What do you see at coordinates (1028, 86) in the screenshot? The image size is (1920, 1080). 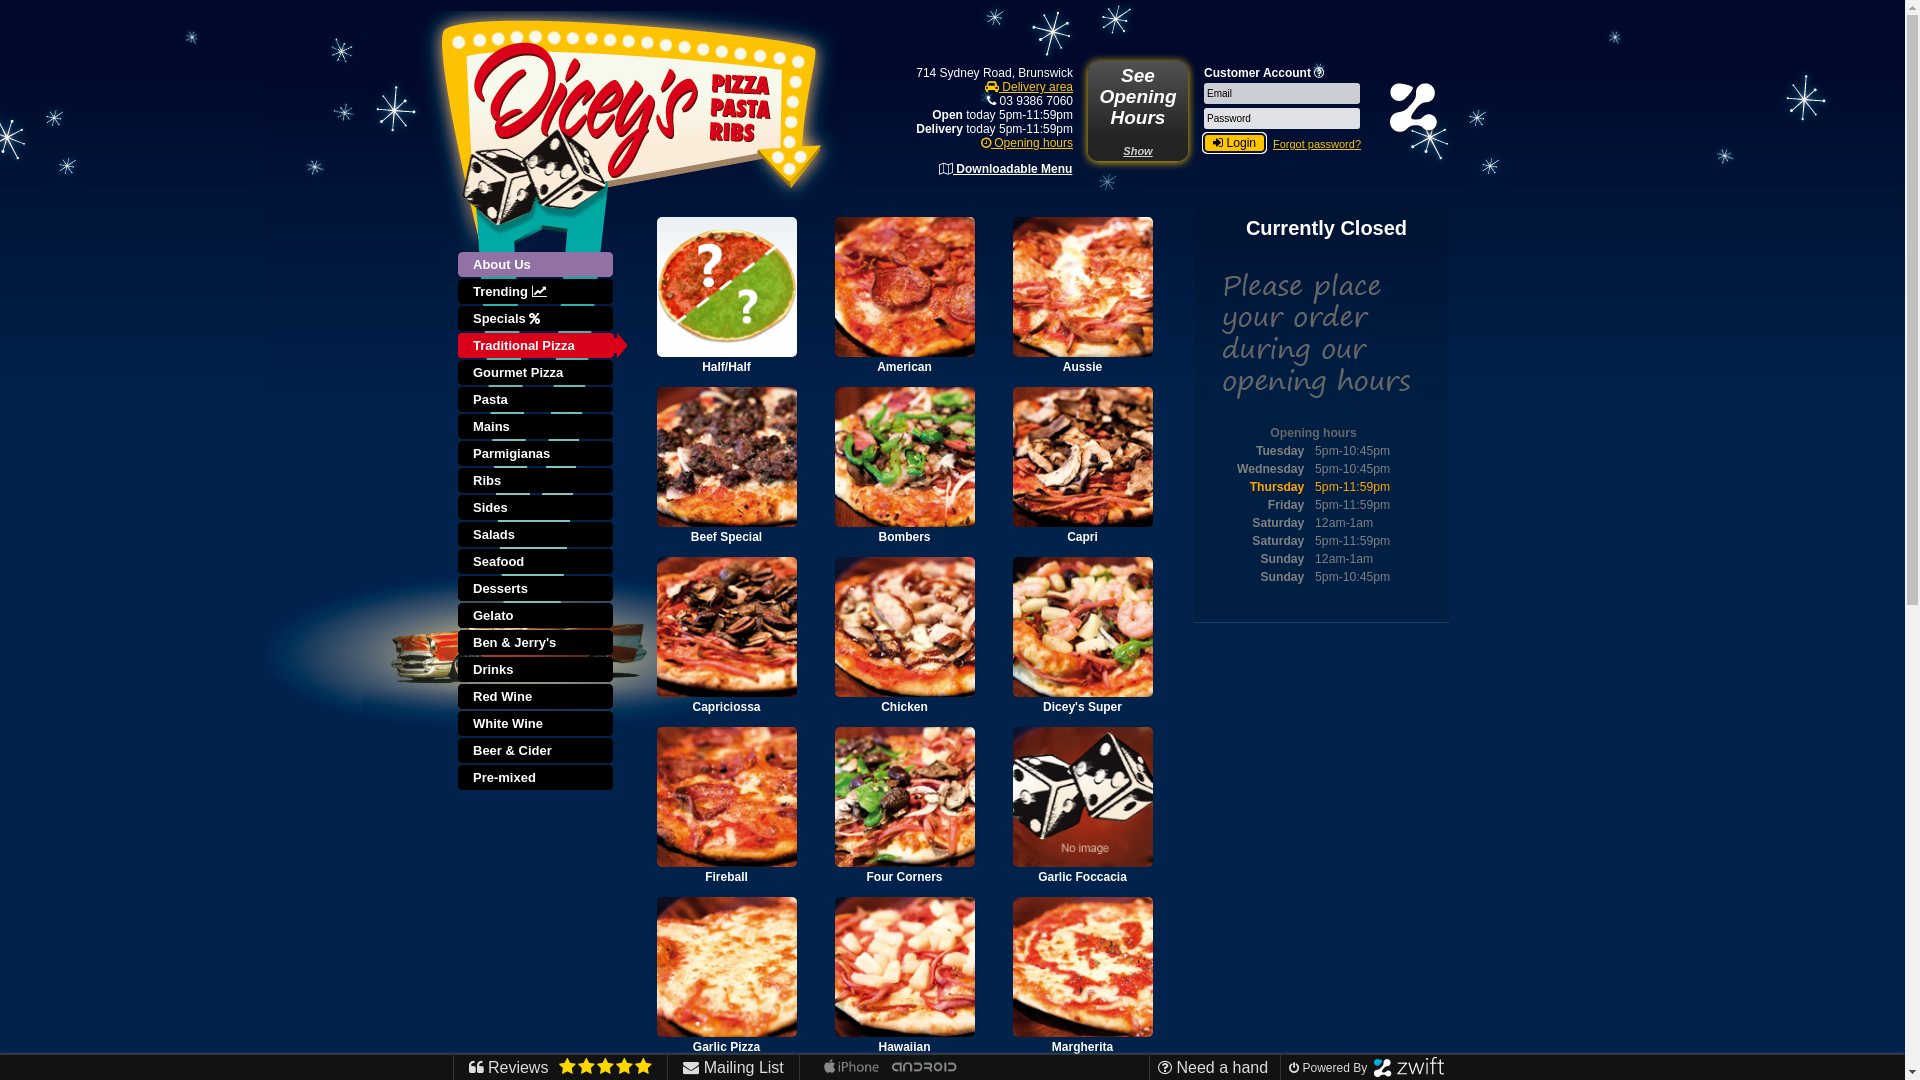 I see `'Delivery area'` at bounding box center [1028, 86].